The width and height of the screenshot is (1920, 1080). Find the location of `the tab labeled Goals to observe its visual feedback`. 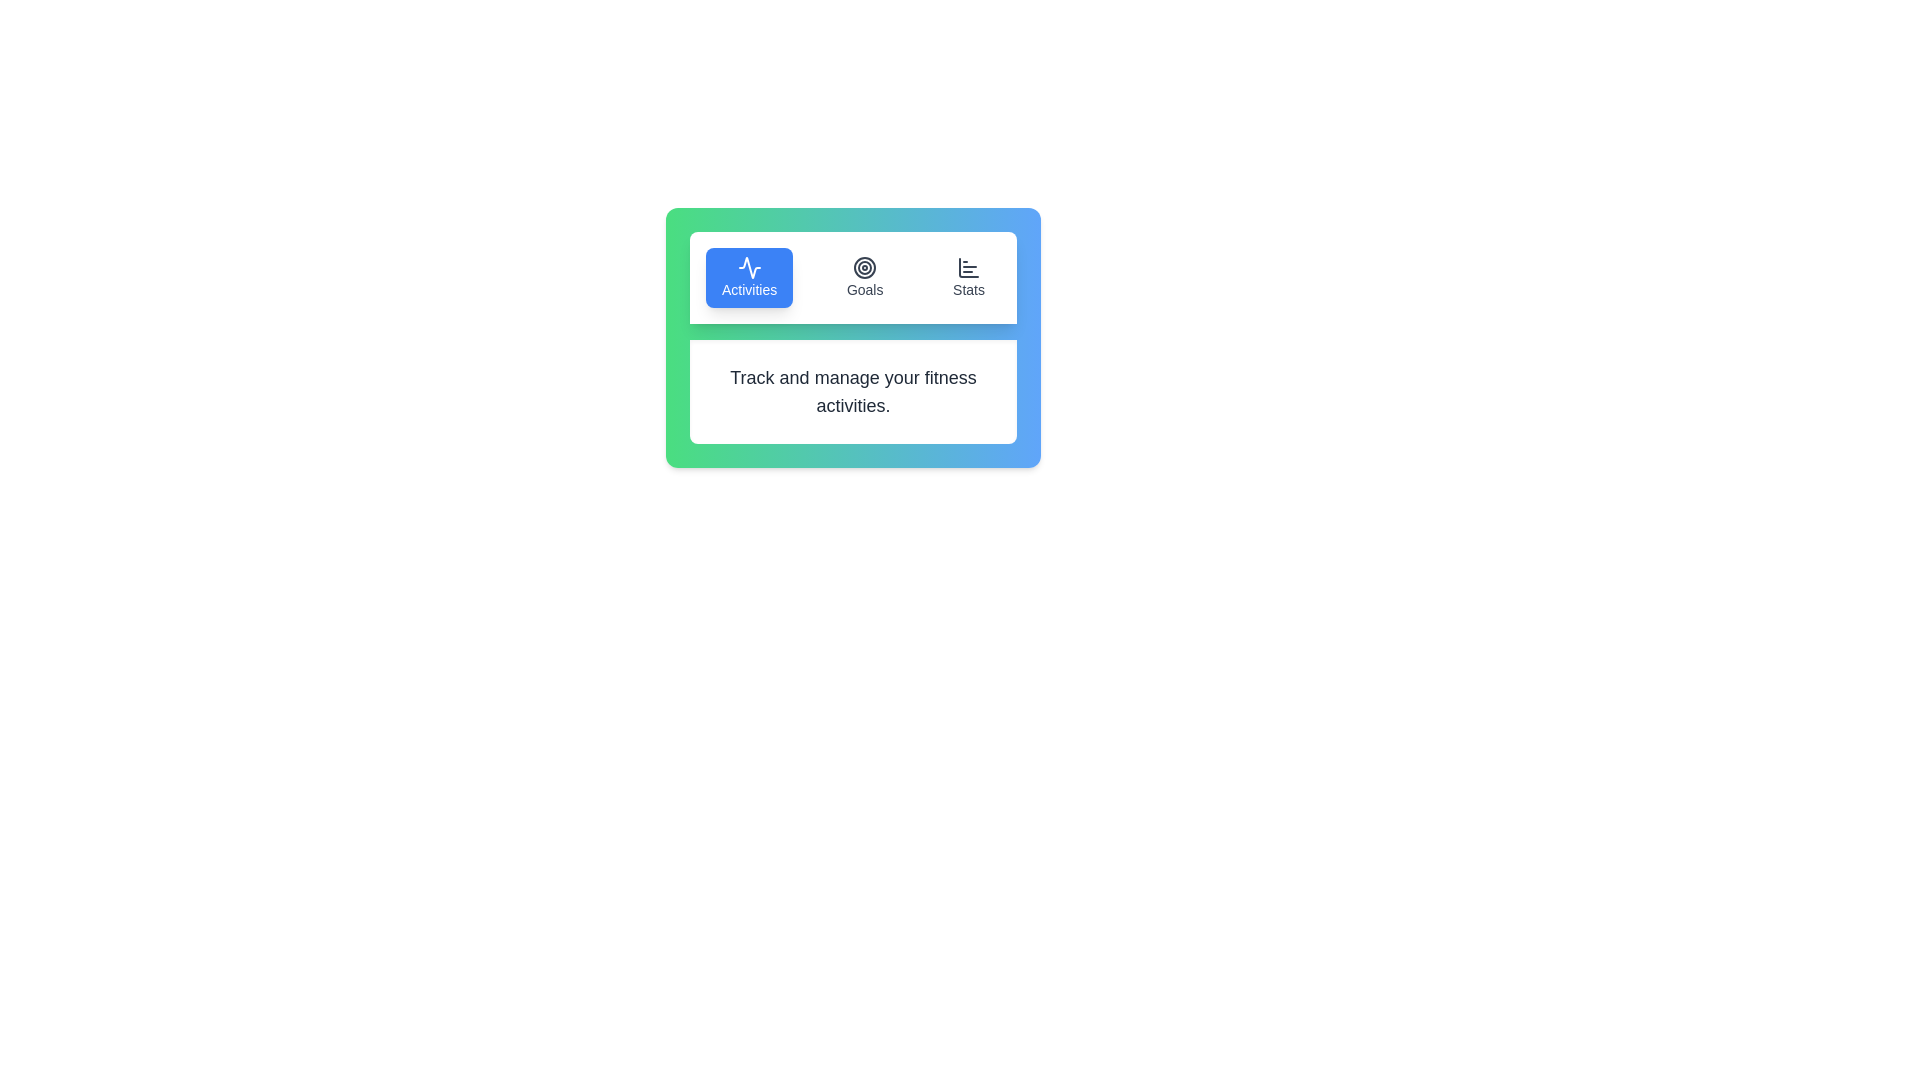

the tab labeled Goals to observe its visual feedback is located at coordinates (865, 277).